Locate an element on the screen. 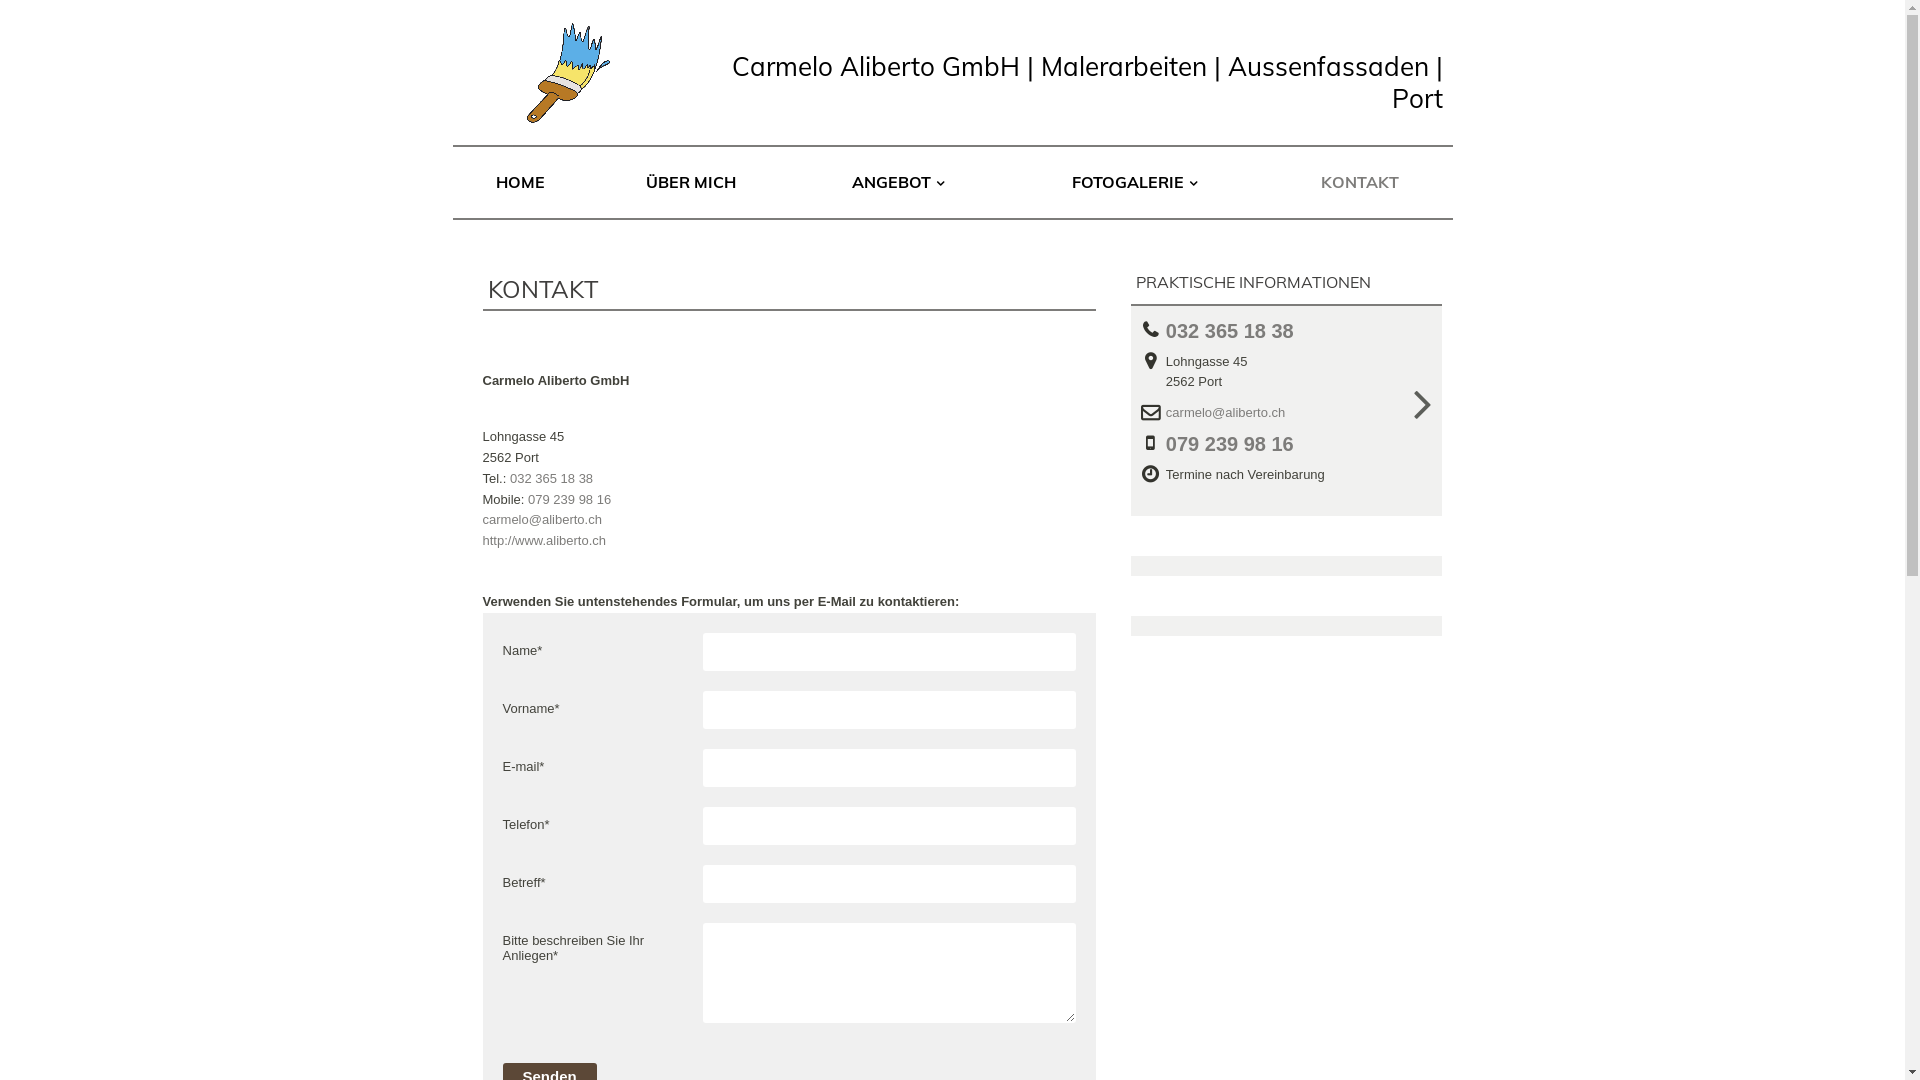 Image resolution: width=1920 pixels, height=1080 pixels. 'carmelo@aliberto.ch' is located at coordinates (1230, 412).